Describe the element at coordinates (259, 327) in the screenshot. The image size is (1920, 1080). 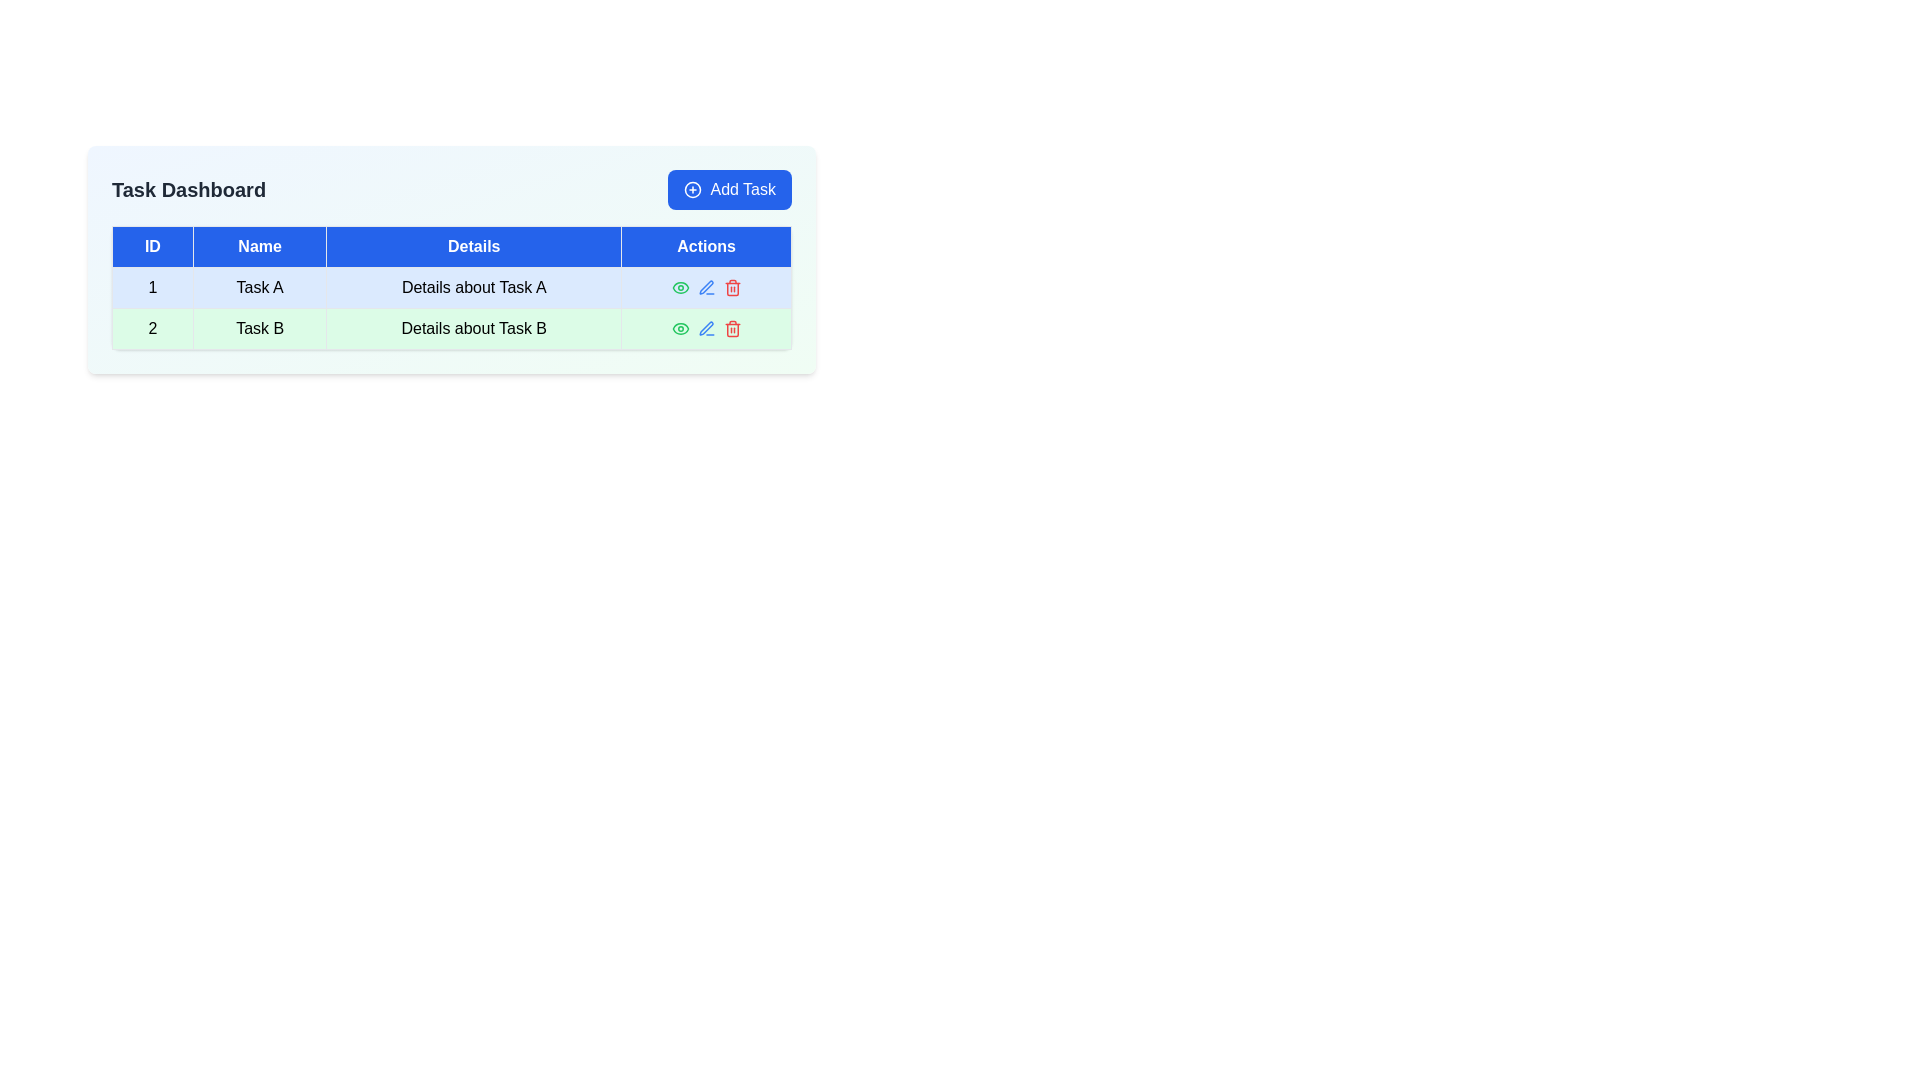
I see `the text label 'Task B' located in the second column of the second row of the table, which is adjacent to '2' on the left and 'Details about Task B' on the right` at that location.